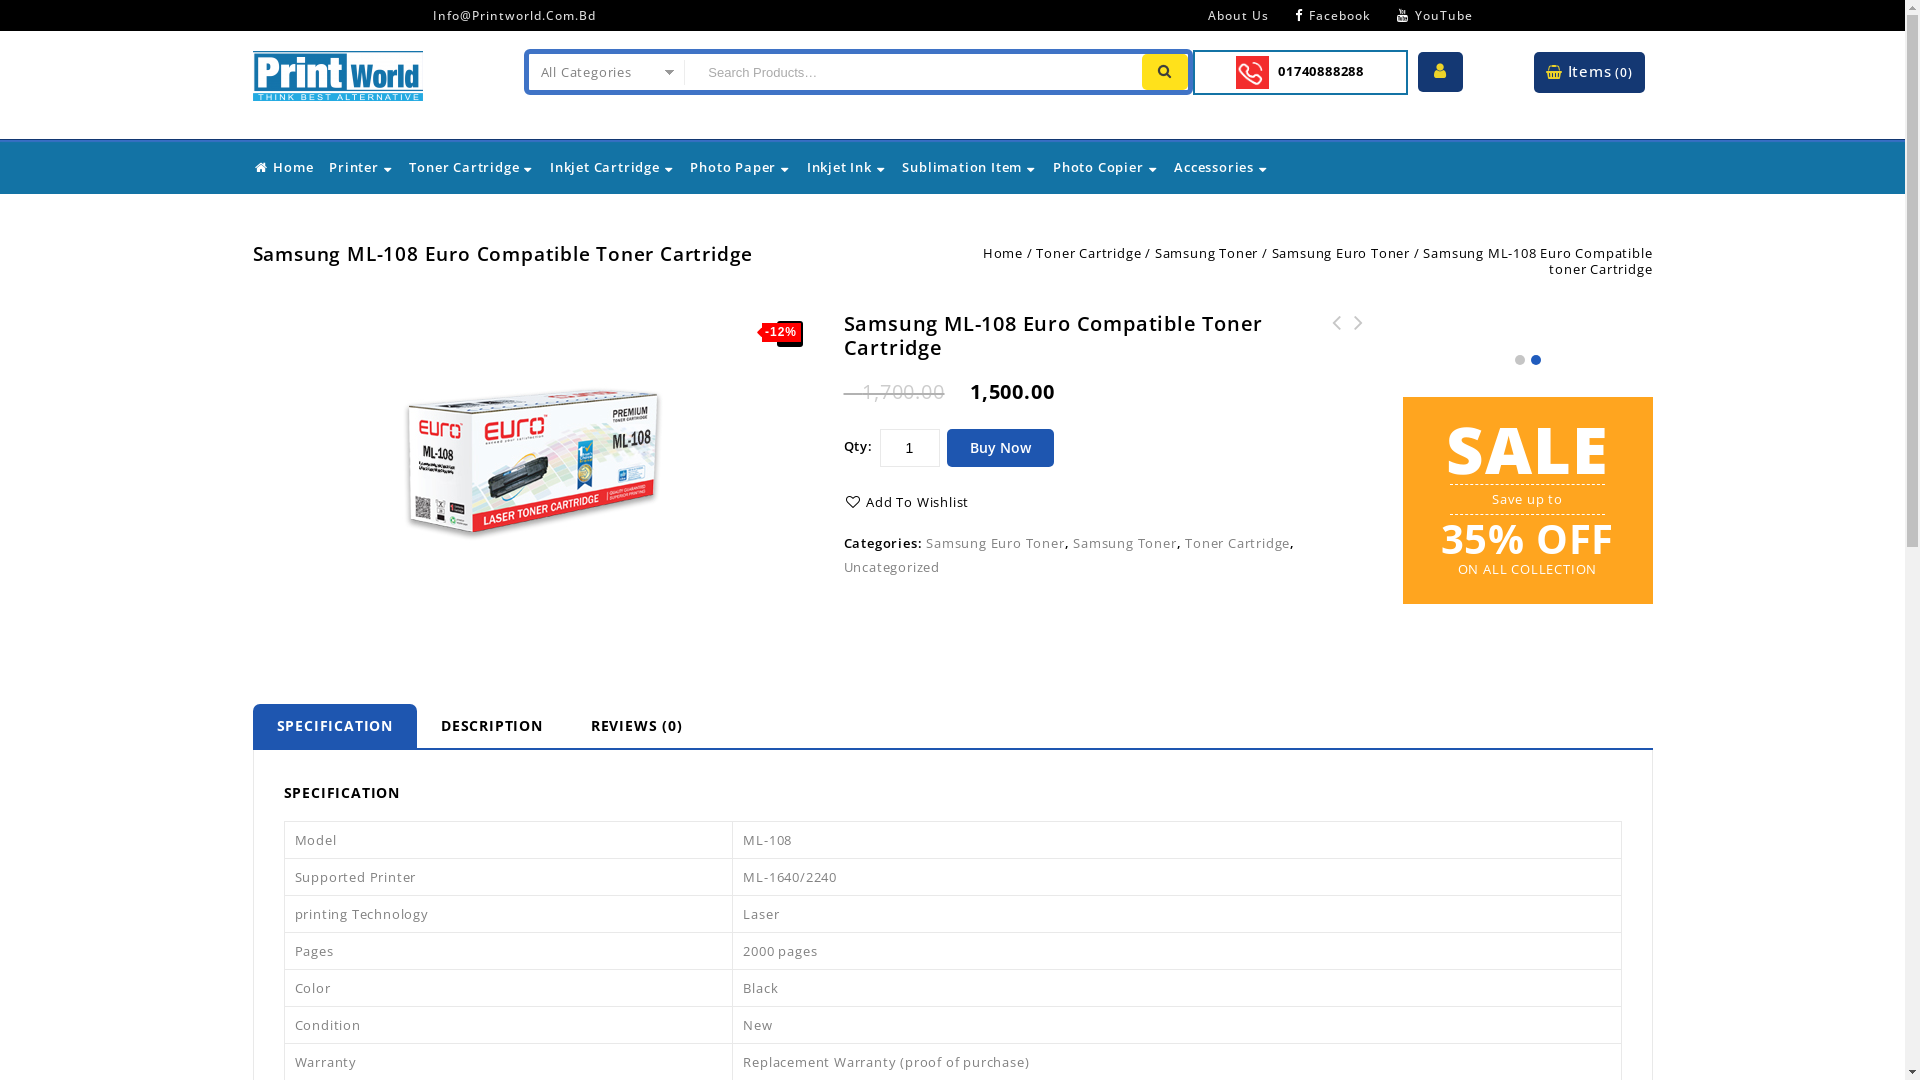 The width and height of the screenshot is (1920, 1080). I want to click on 'Photo Copier', so click(1104, 165).